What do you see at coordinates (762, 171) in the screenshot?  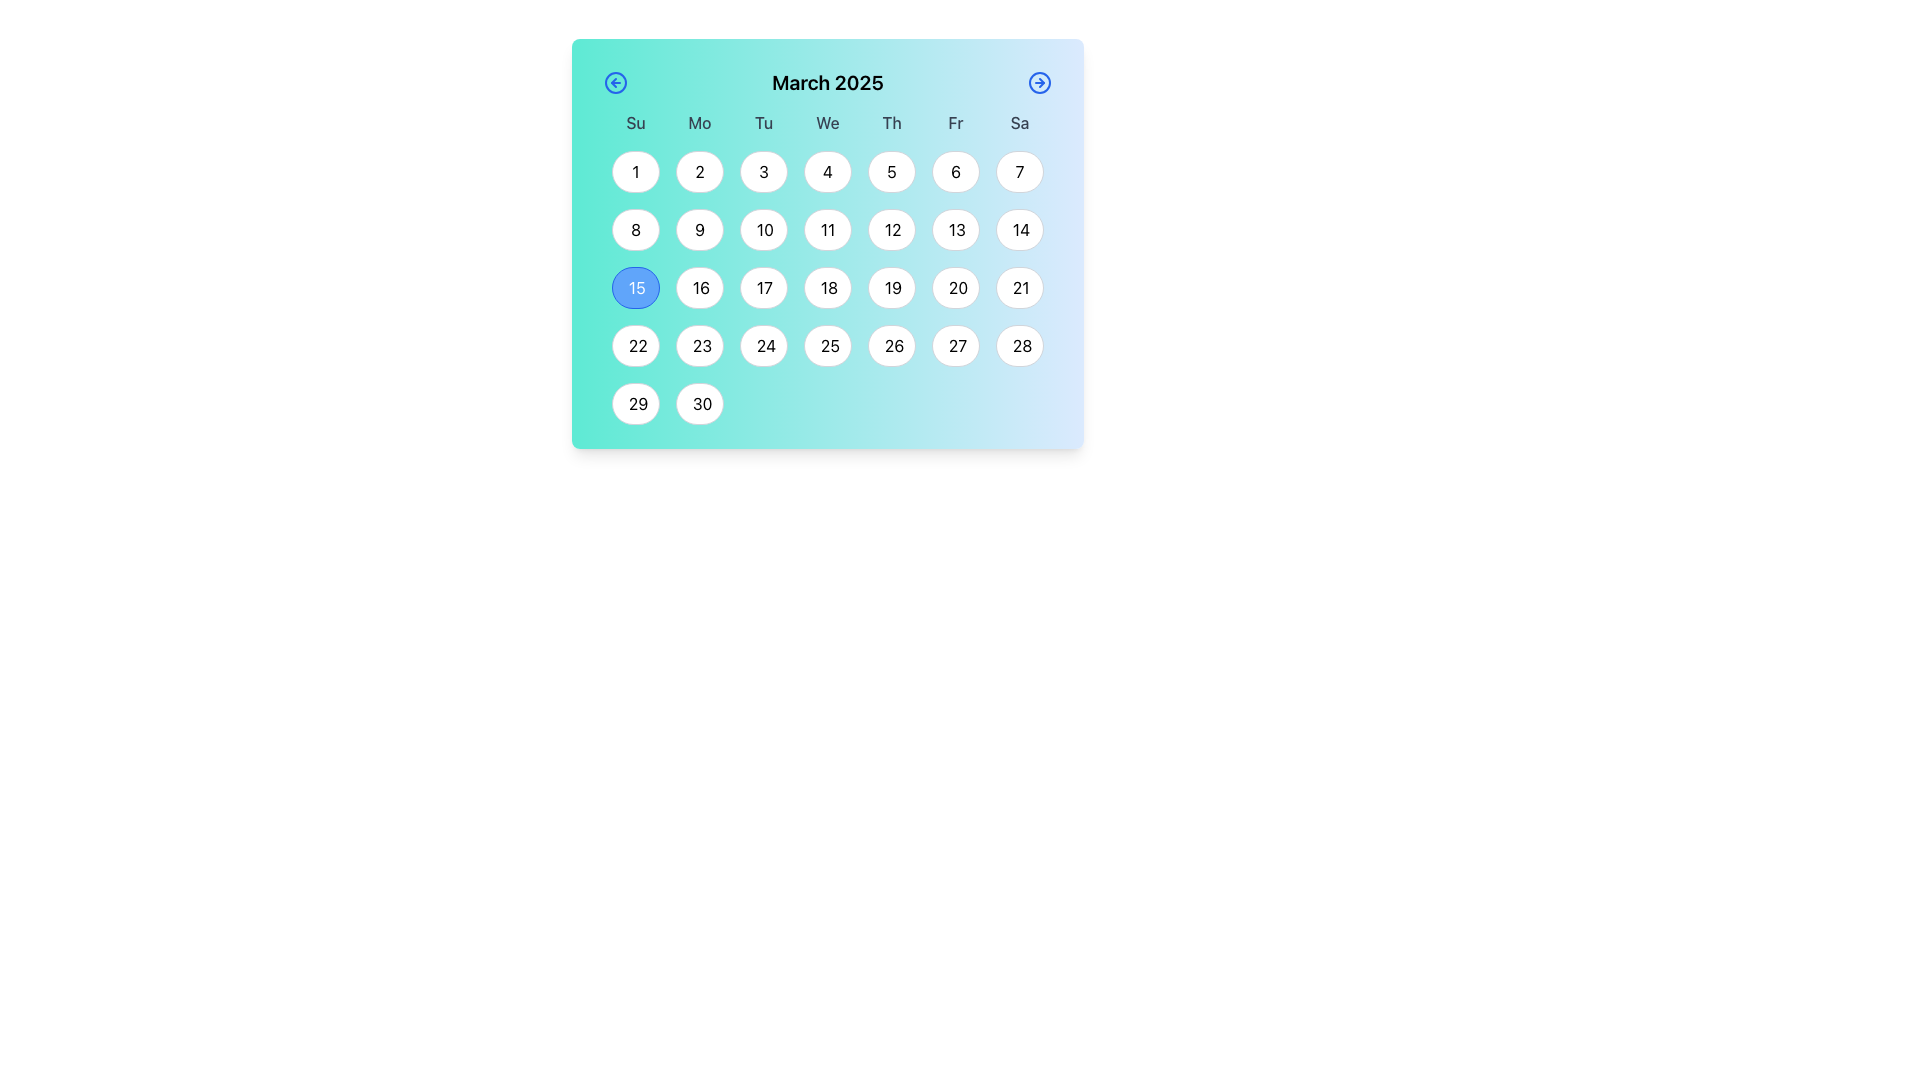 I see `the '3' button in the calendar representing Tuesday to trigger a visual change` at bounding box center [762, 171].